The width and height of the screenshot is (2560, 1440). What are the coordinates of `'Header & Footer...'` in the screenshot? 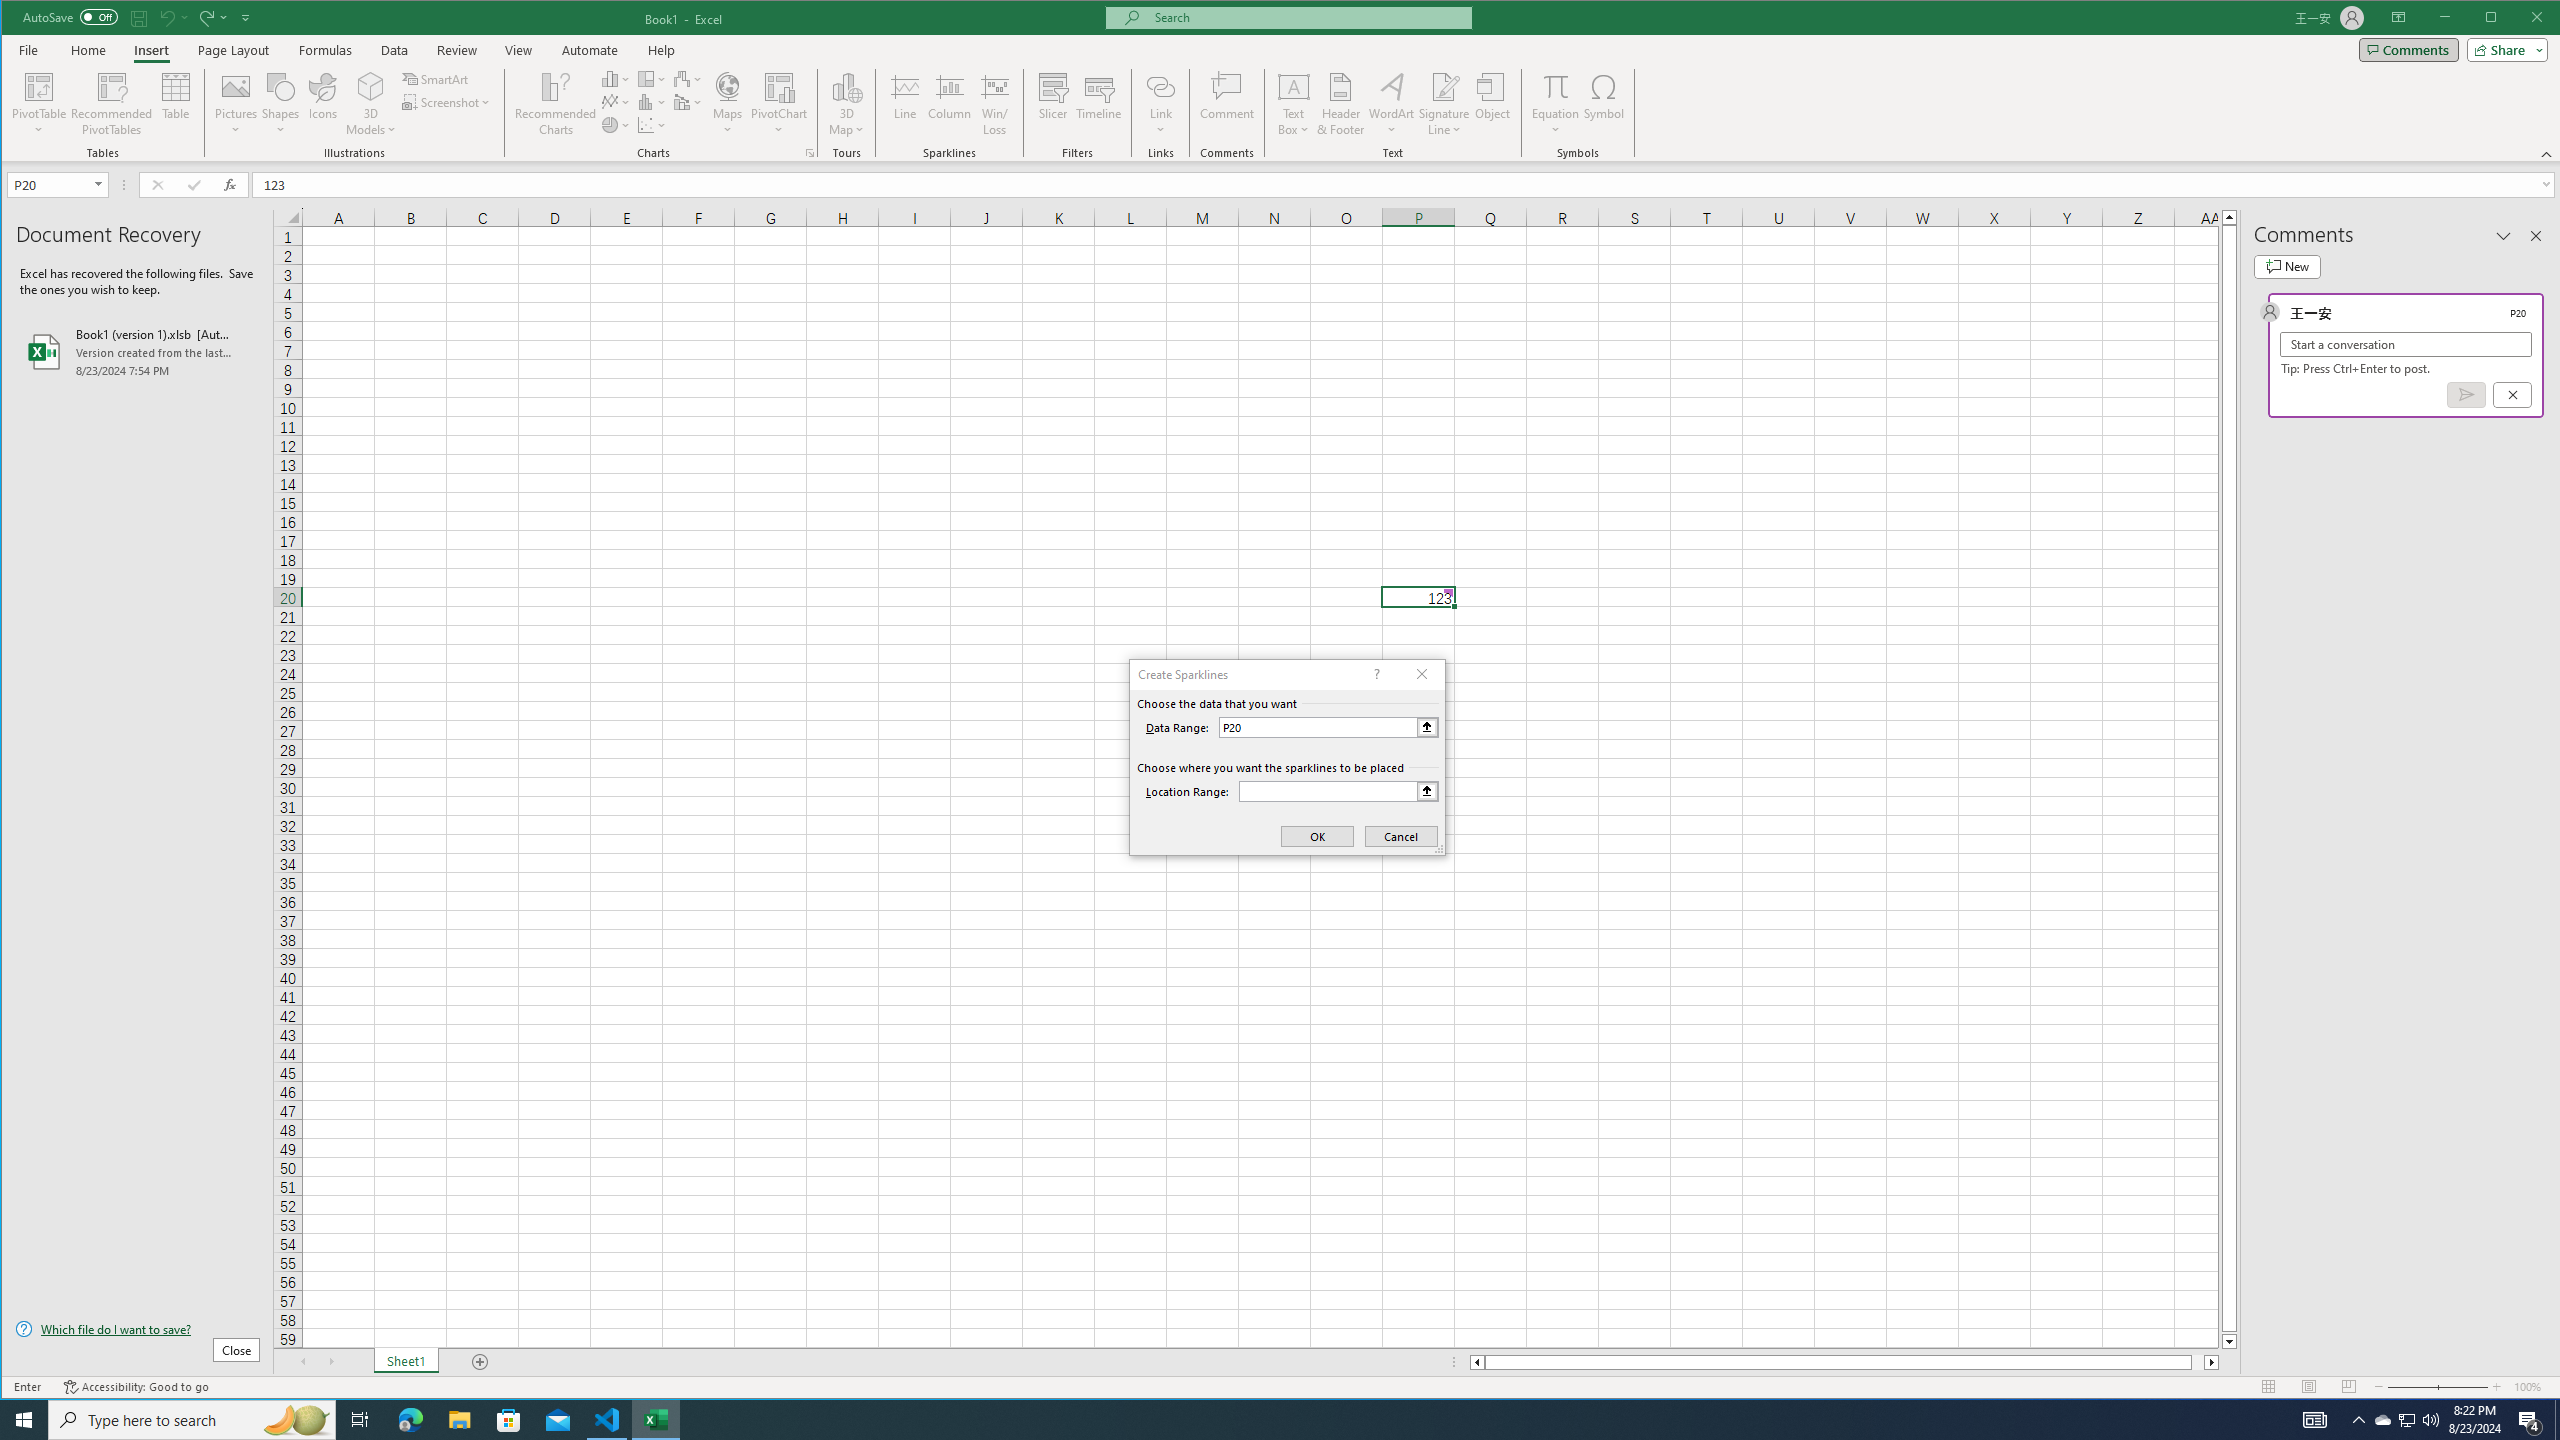 It's located at (1341, 103).